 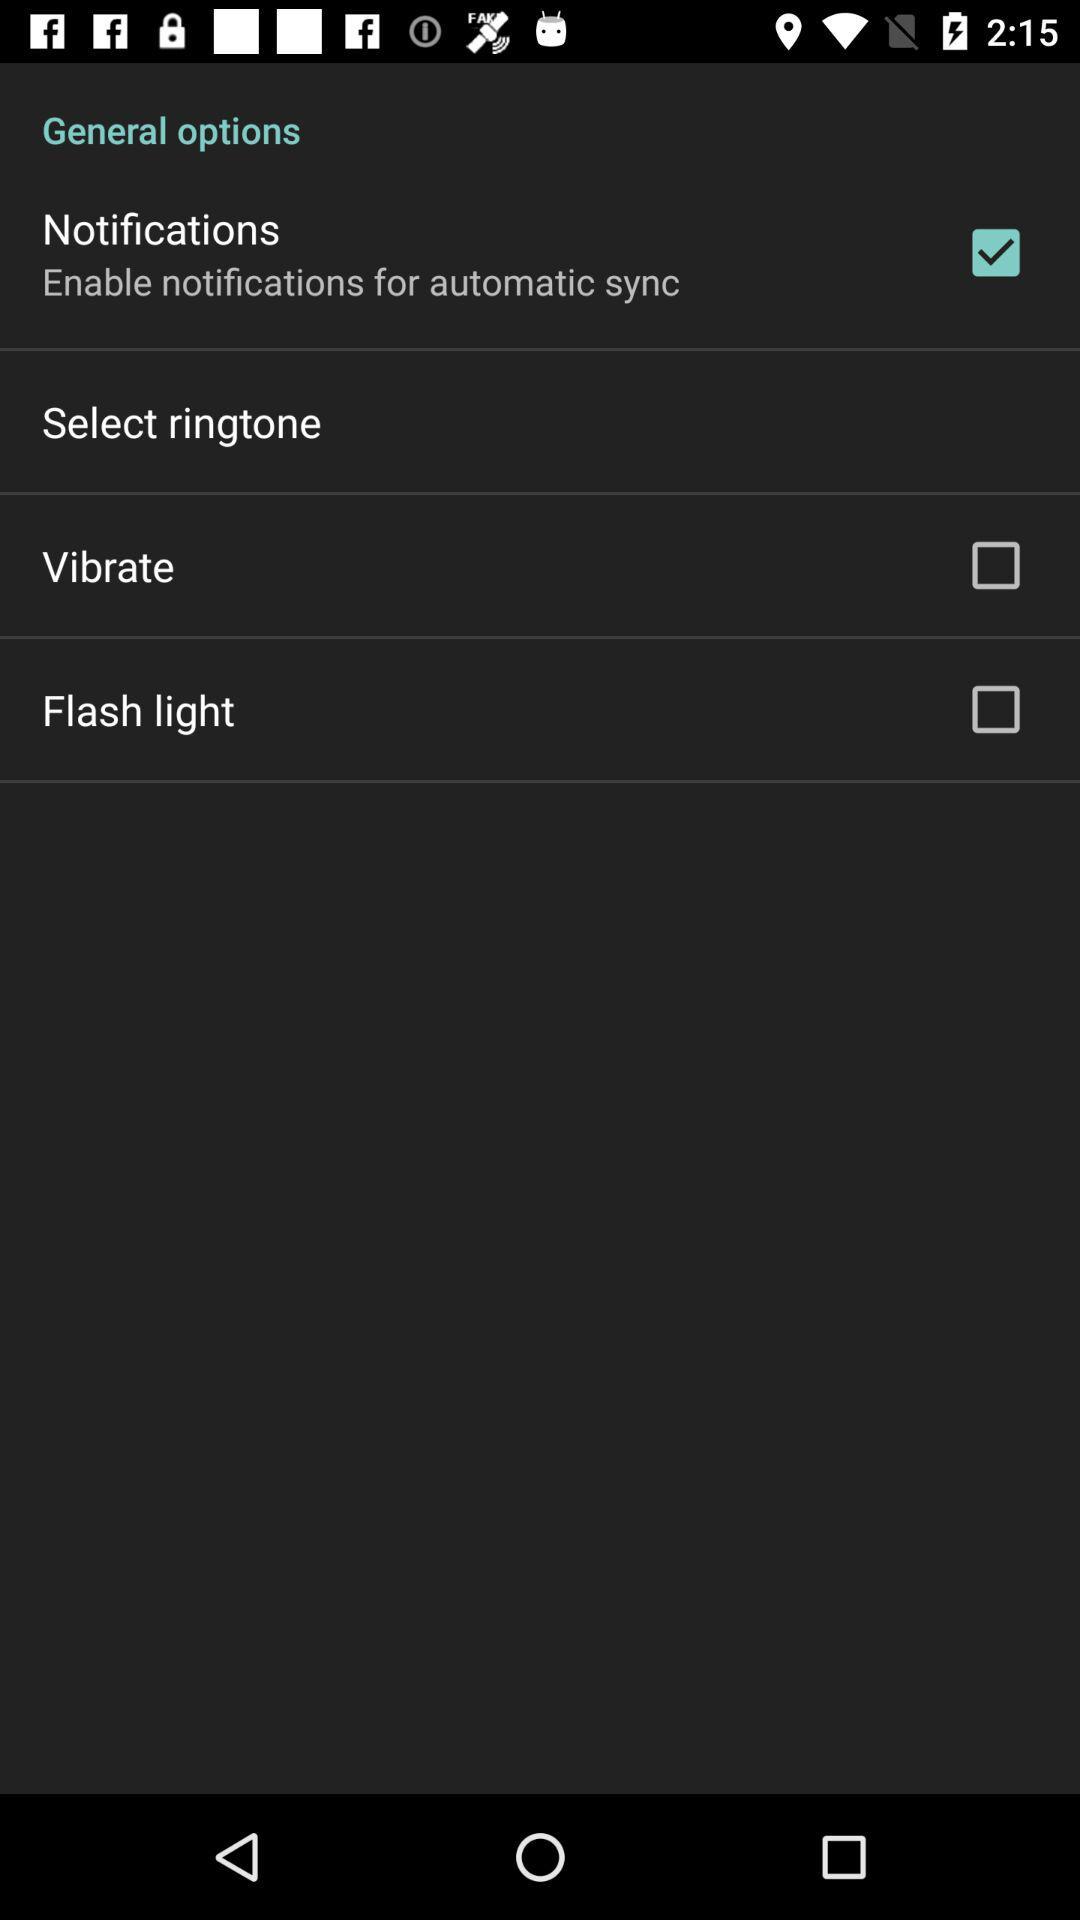 I want to click on select ringtone, so click(x=181, y=420).